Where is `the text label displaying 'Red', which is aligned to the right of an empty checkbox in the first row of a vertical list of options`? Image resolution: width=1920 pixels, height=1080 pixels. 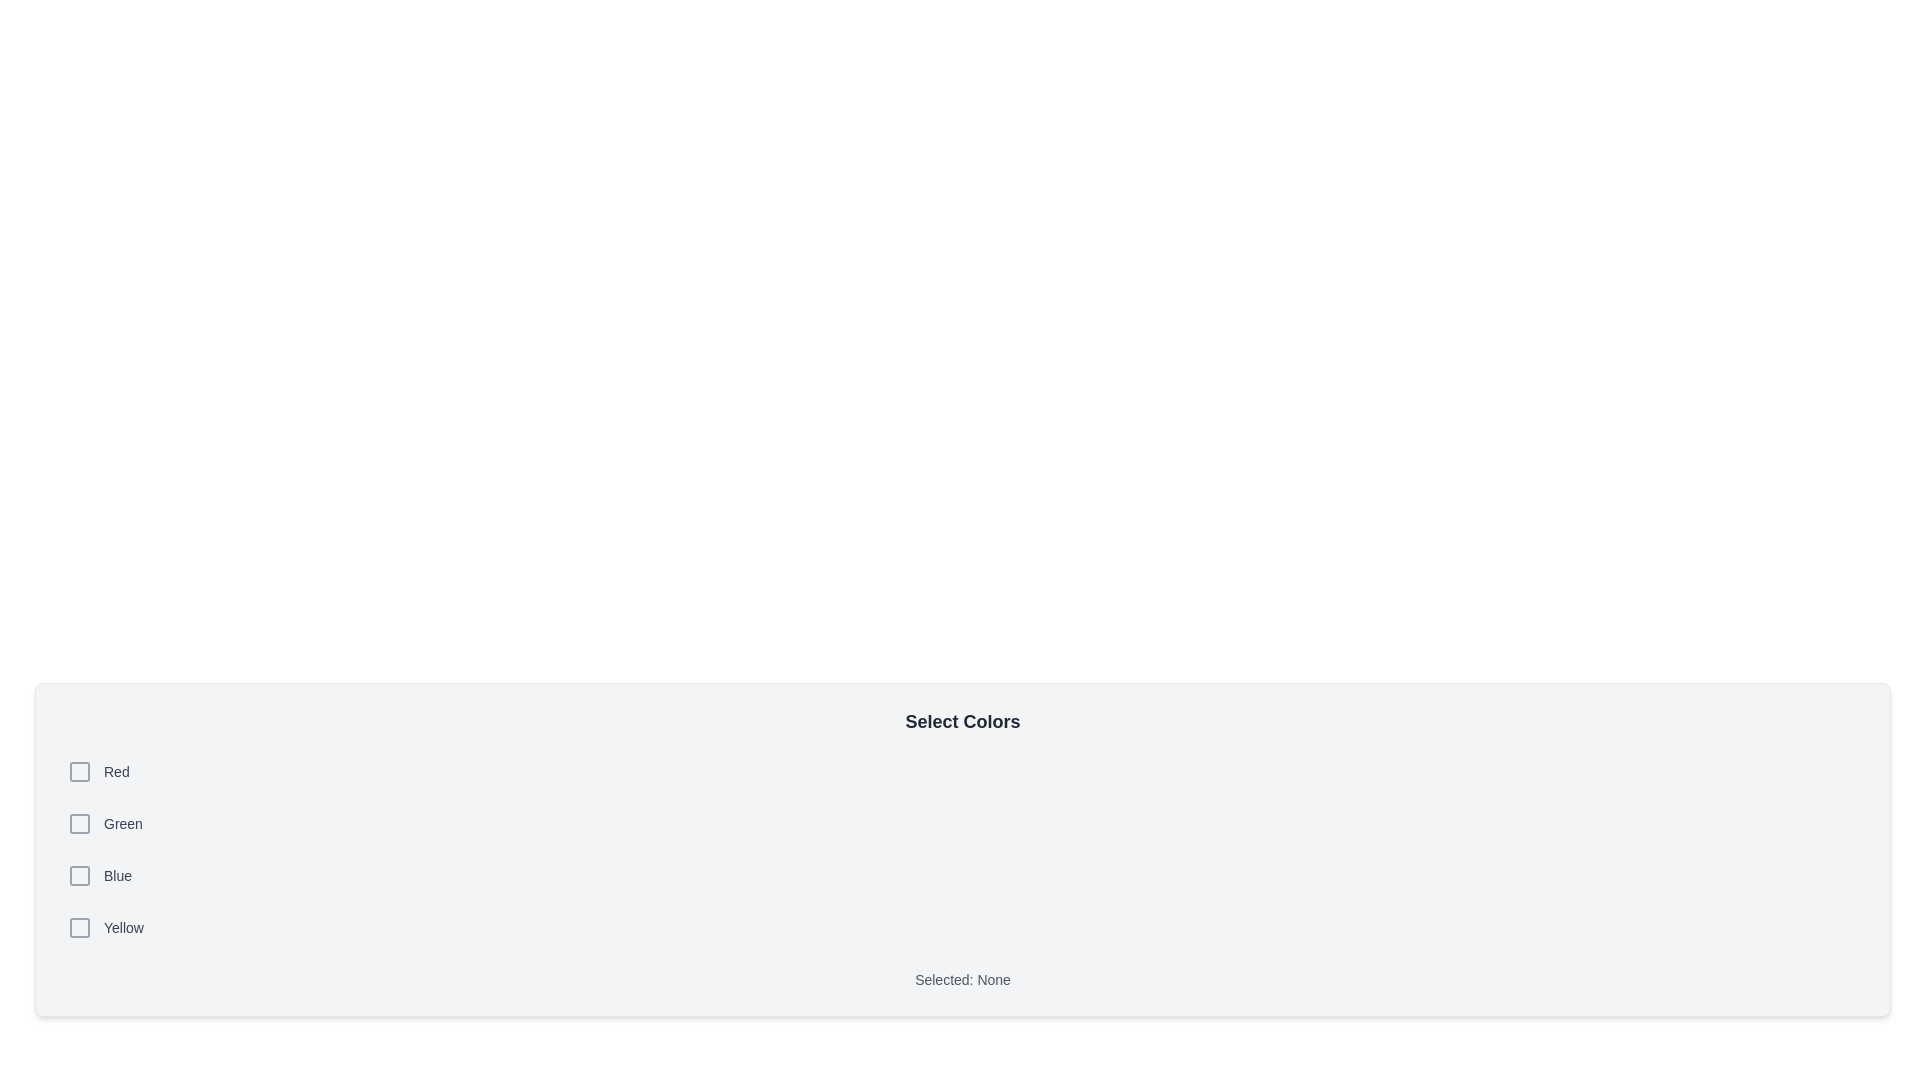 the text label displaying 'Red', which is aligned to the right of an empty checkbox in the first row of a vertical list of options is located at coordinates (115, 770).